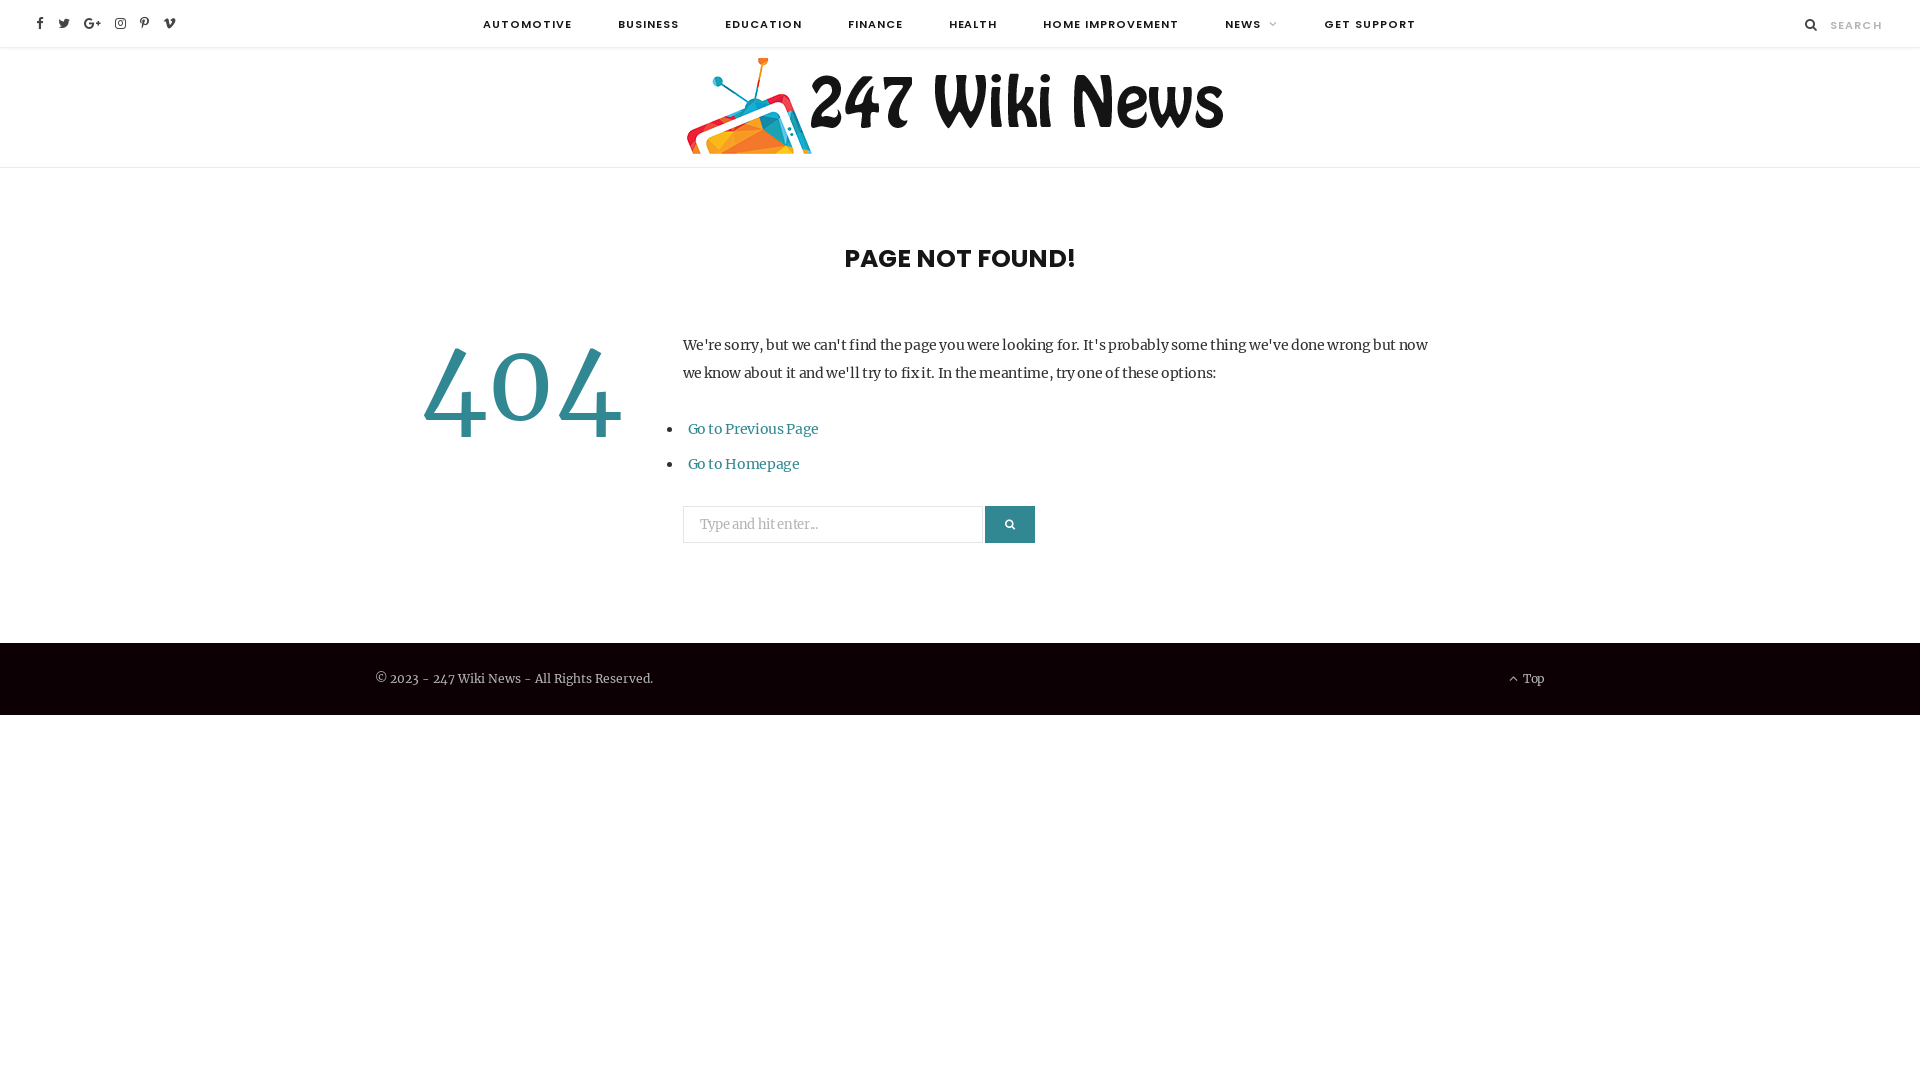 Image resolution: width=1920 pixels, height=1080 pixels. What do you see at coordinates (143, 23) in the screenshot?
I see `'Pinterest'` at bounding box center [143, 23].